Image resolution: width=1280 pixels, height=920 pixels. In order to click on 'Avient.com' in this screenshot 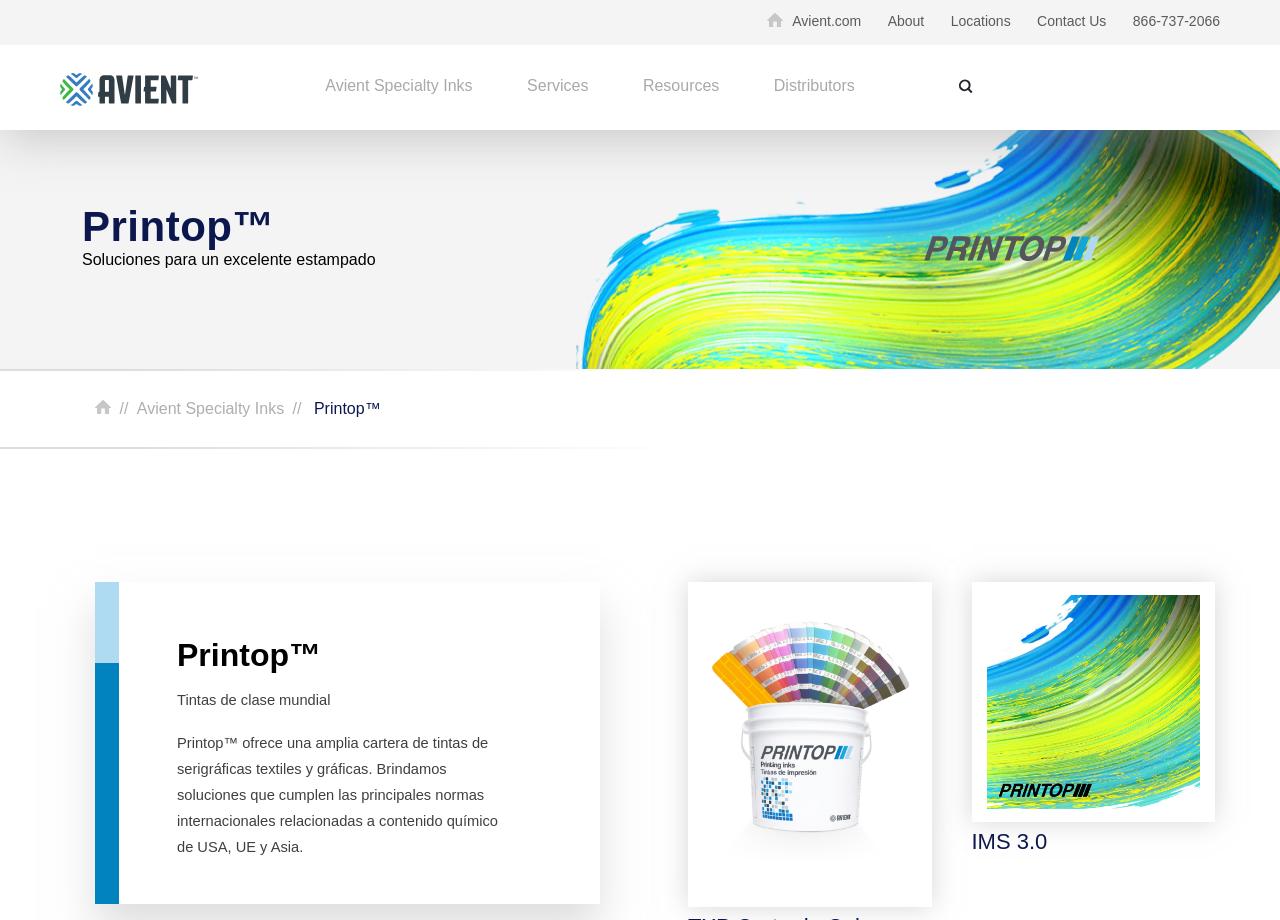, I will do `click(826, 20)`.